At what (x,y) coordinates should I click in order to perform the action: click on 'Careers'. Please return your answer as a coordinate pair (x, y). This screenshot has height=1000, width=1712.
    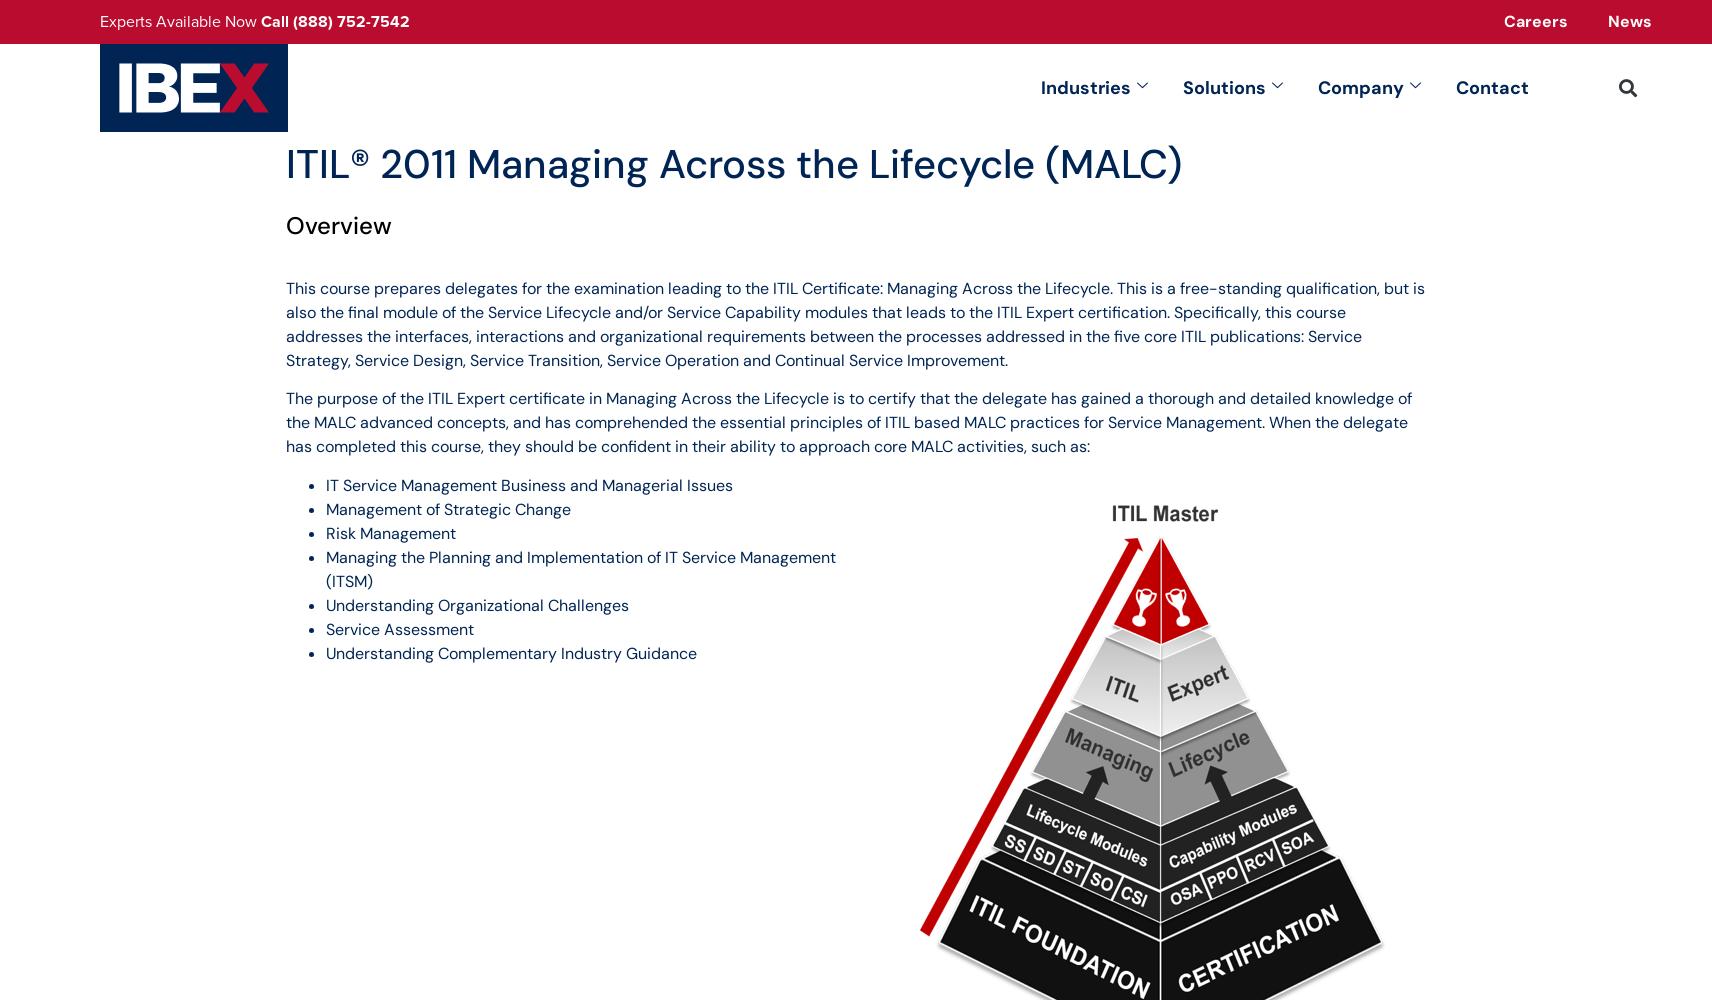
    Looking at the image, I should click on (1536, 21).